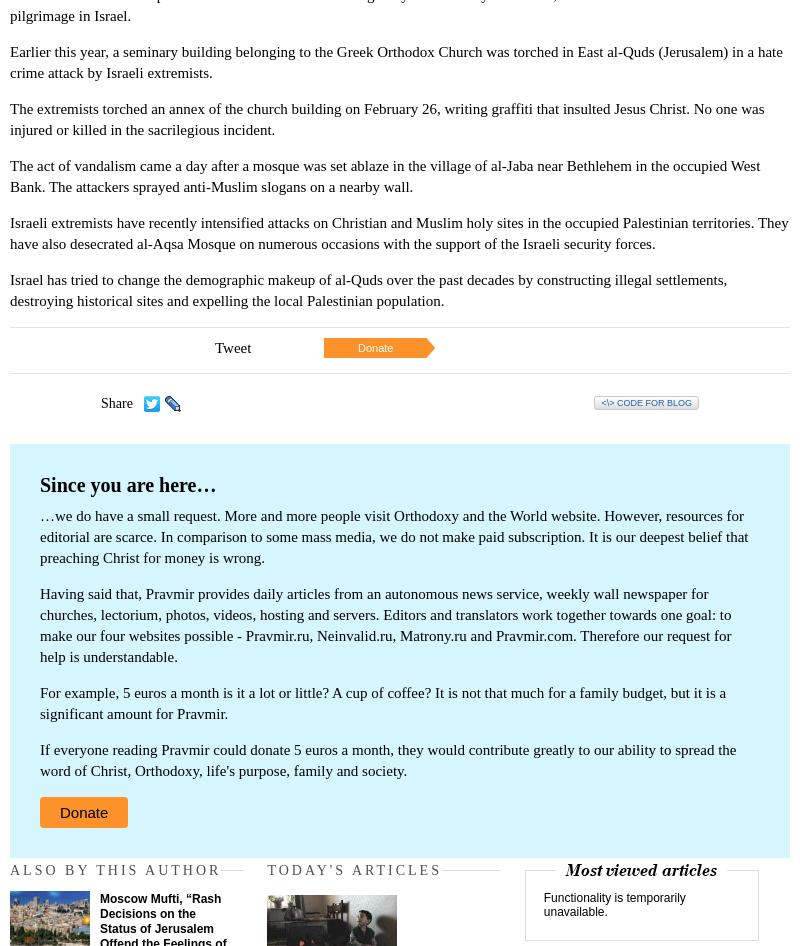 This screenshot has width=800, height=946. Describe the element at coordinates (354, 869) in the screenshot. I see `'Today's Articles'` at that location.